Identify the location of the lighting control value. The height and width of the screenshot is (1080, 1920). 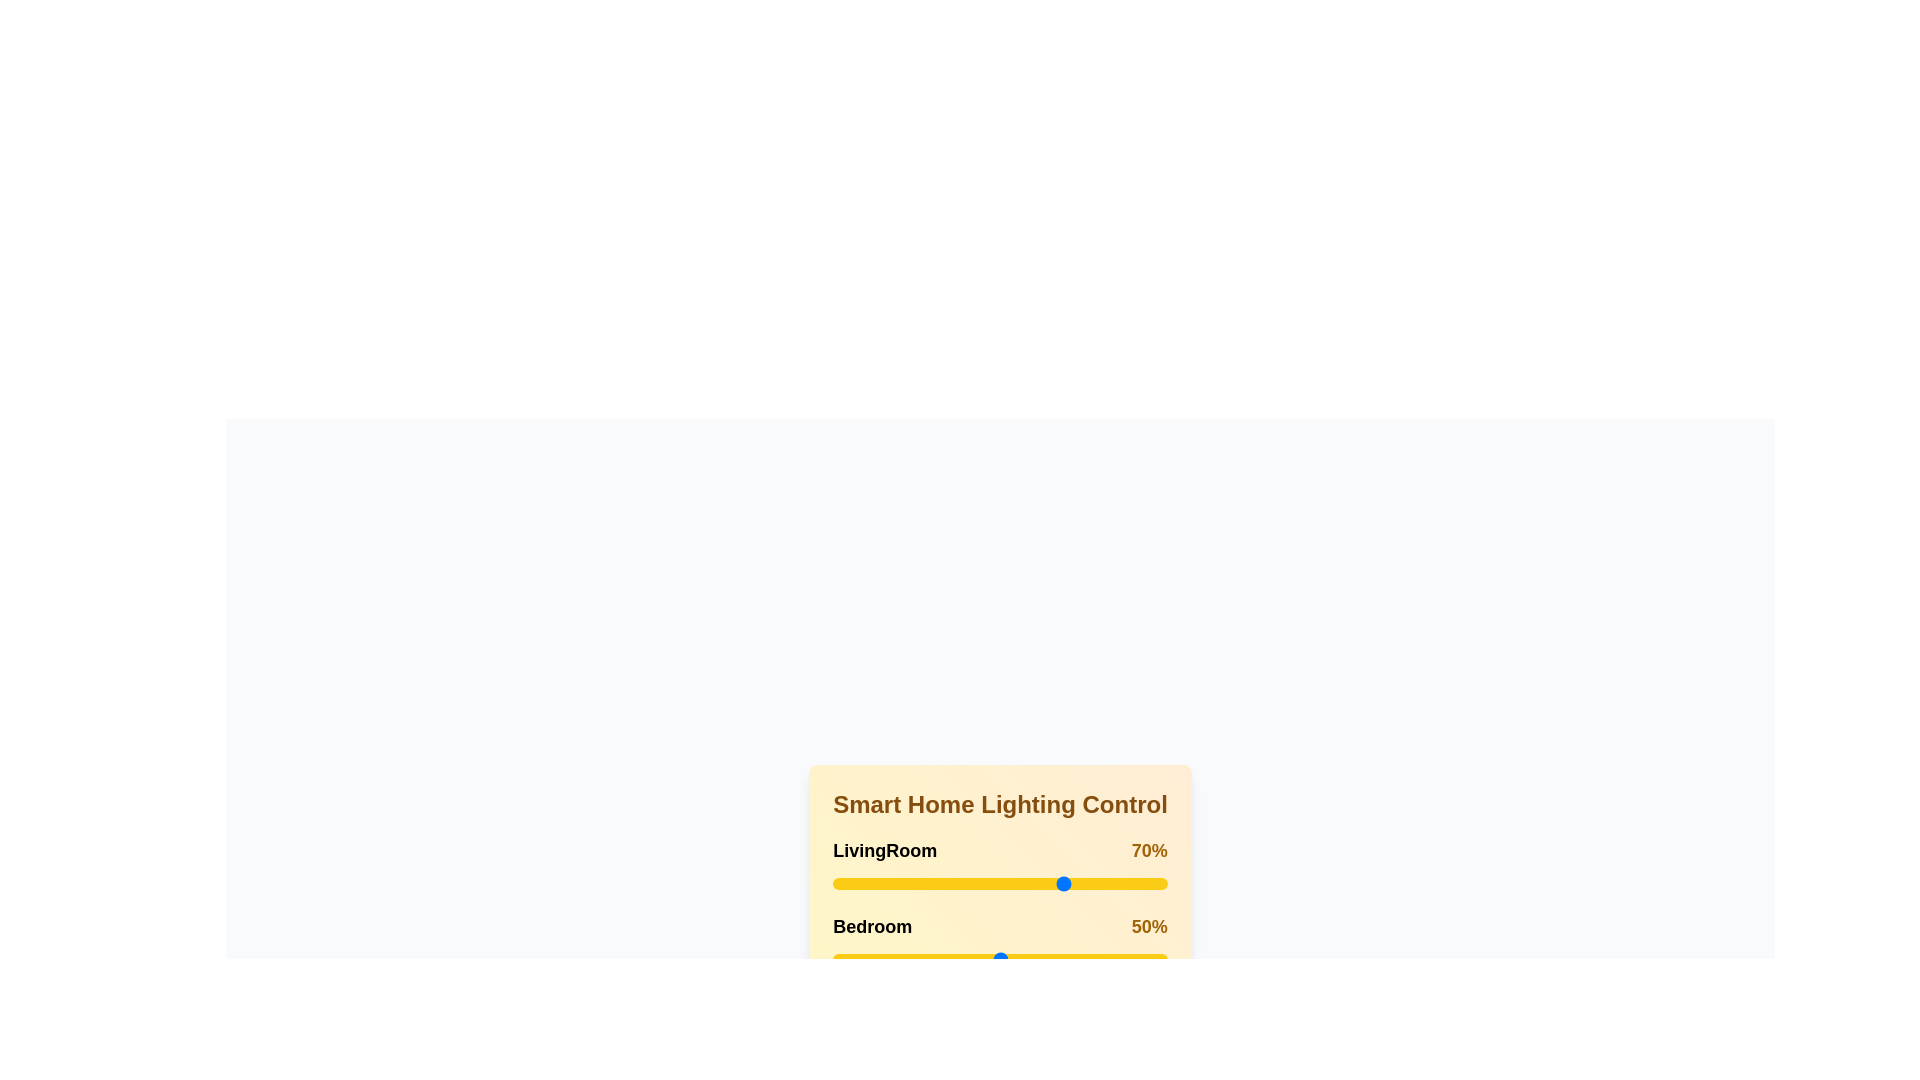
(983, 882).